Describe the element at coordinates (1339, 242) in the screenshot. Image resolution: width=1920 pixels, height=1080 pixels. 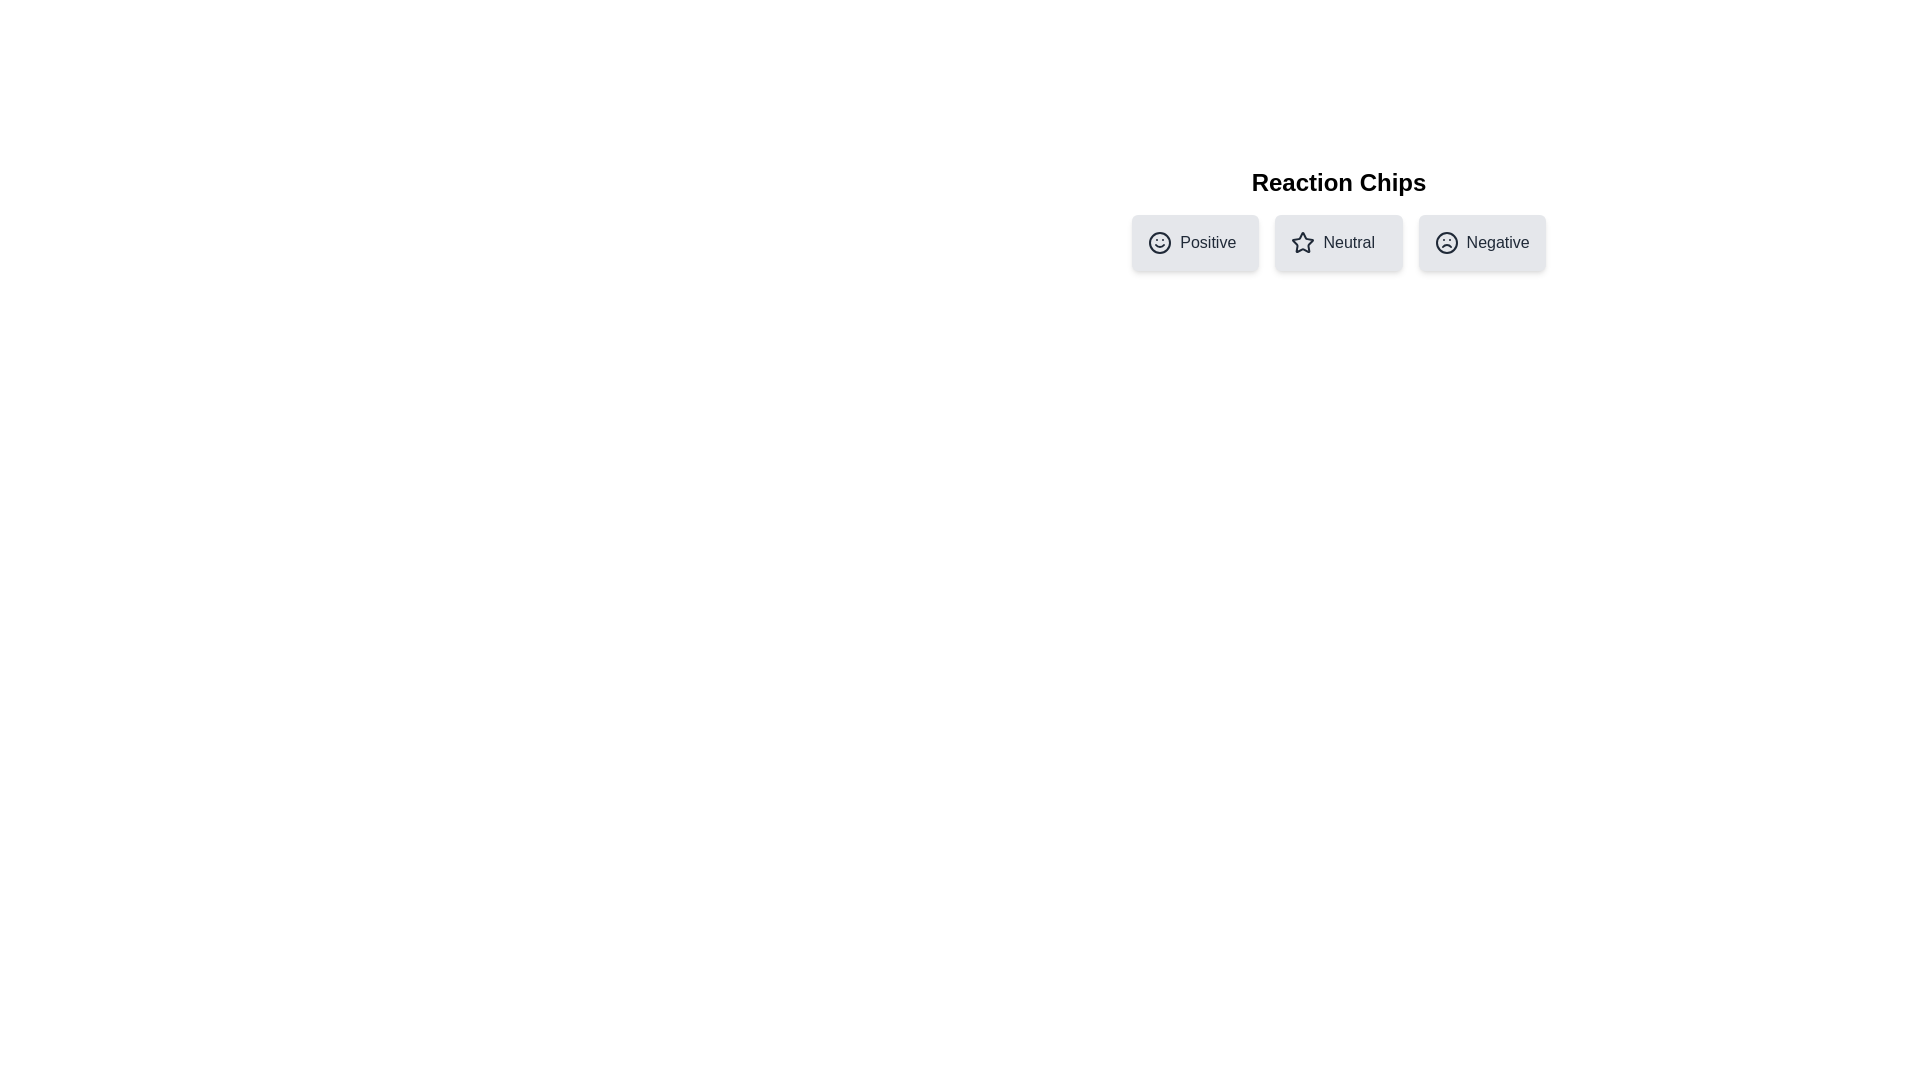
I see `the chip labeled Neutral` at that location.